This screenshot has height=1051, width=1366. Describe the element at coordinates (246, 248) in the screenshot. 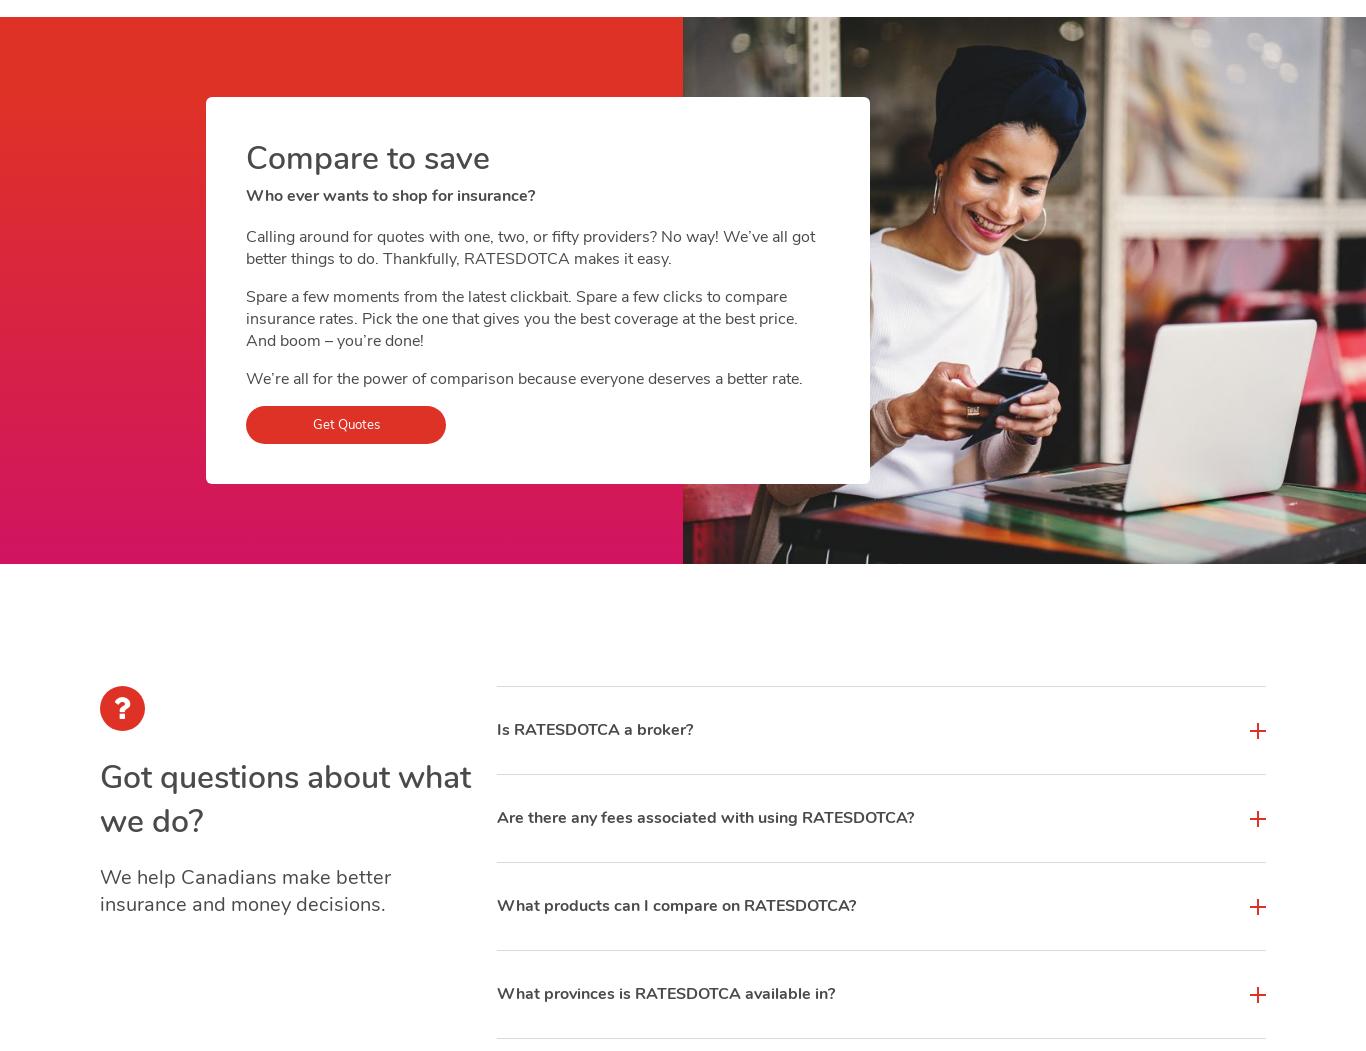

I see `'Calling around for quotes with one, two, or fifty providers? No way! We’ve all got better things to do. Thankfully, RATESDOTCA makes it easy.'` at that location.